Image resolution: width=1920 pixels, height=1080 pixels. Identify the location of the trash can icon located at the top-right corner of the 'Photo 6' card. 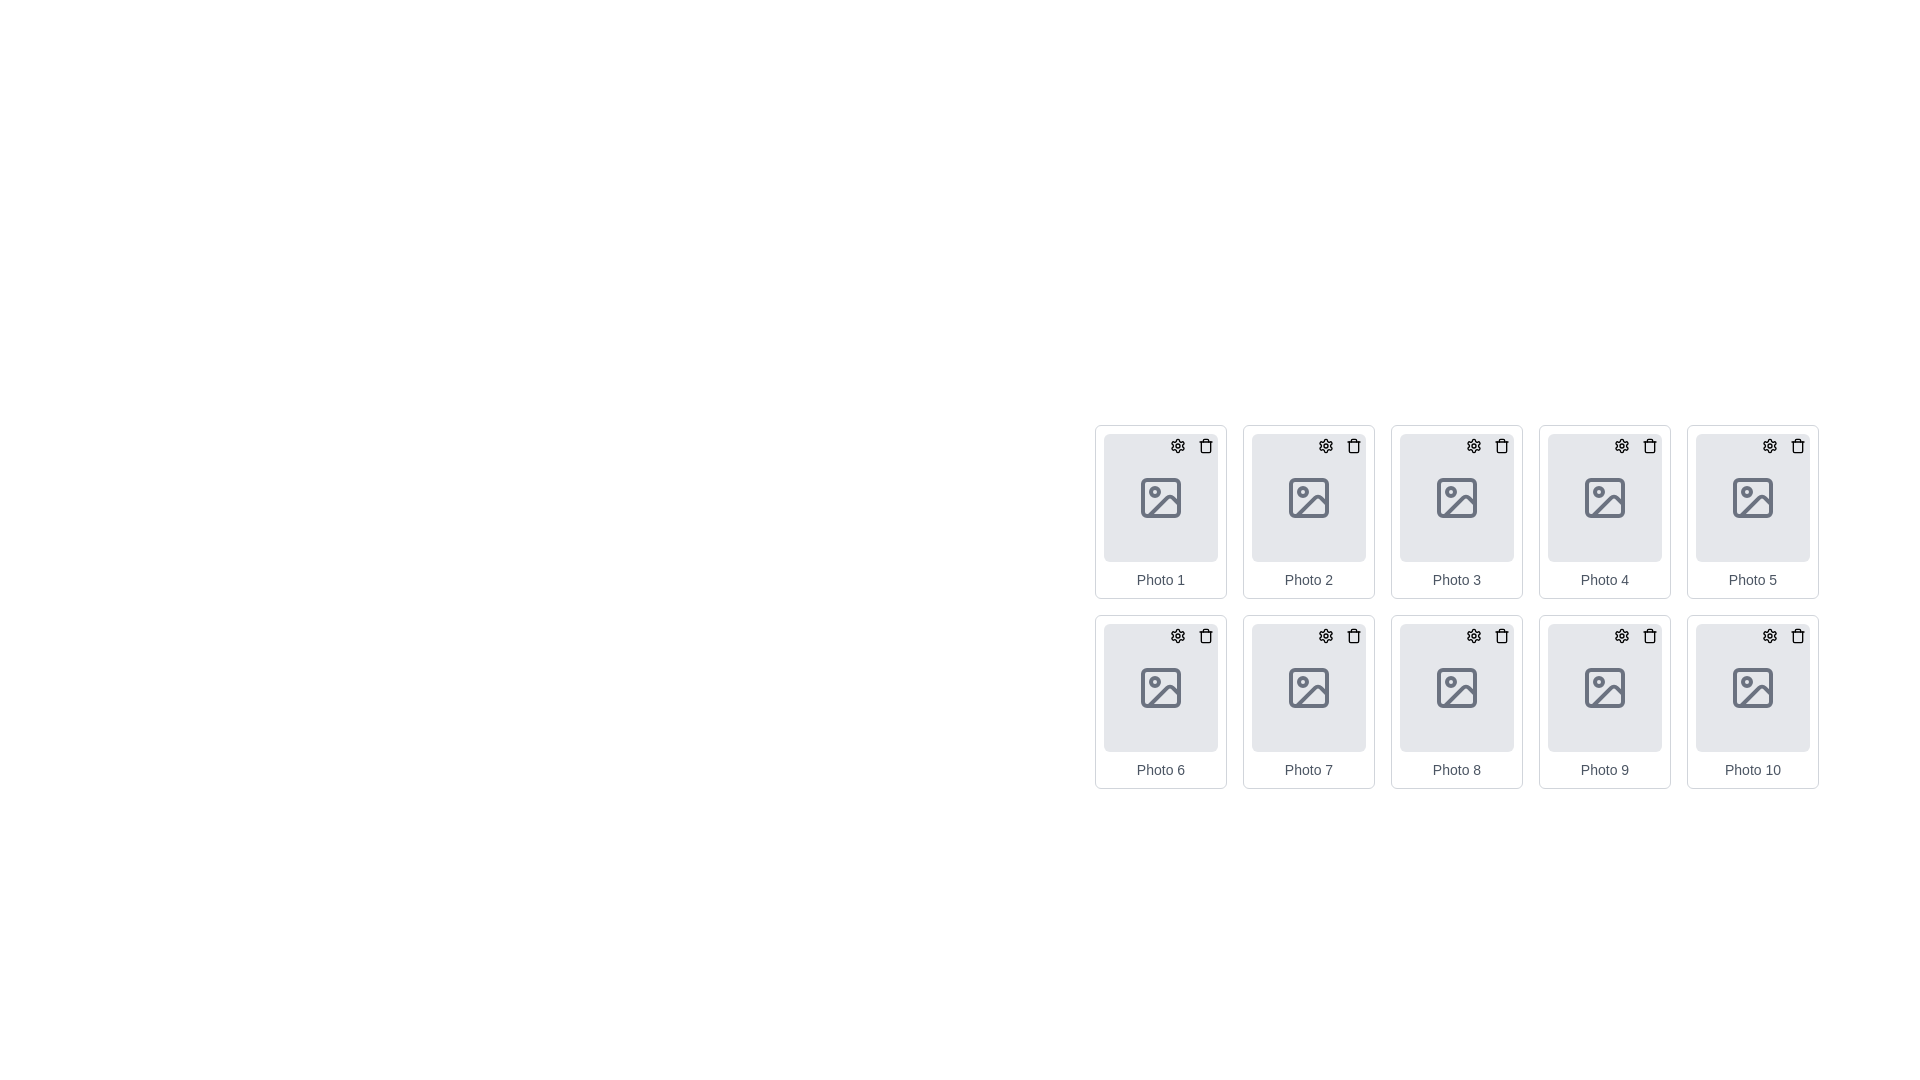
(1191, 636).